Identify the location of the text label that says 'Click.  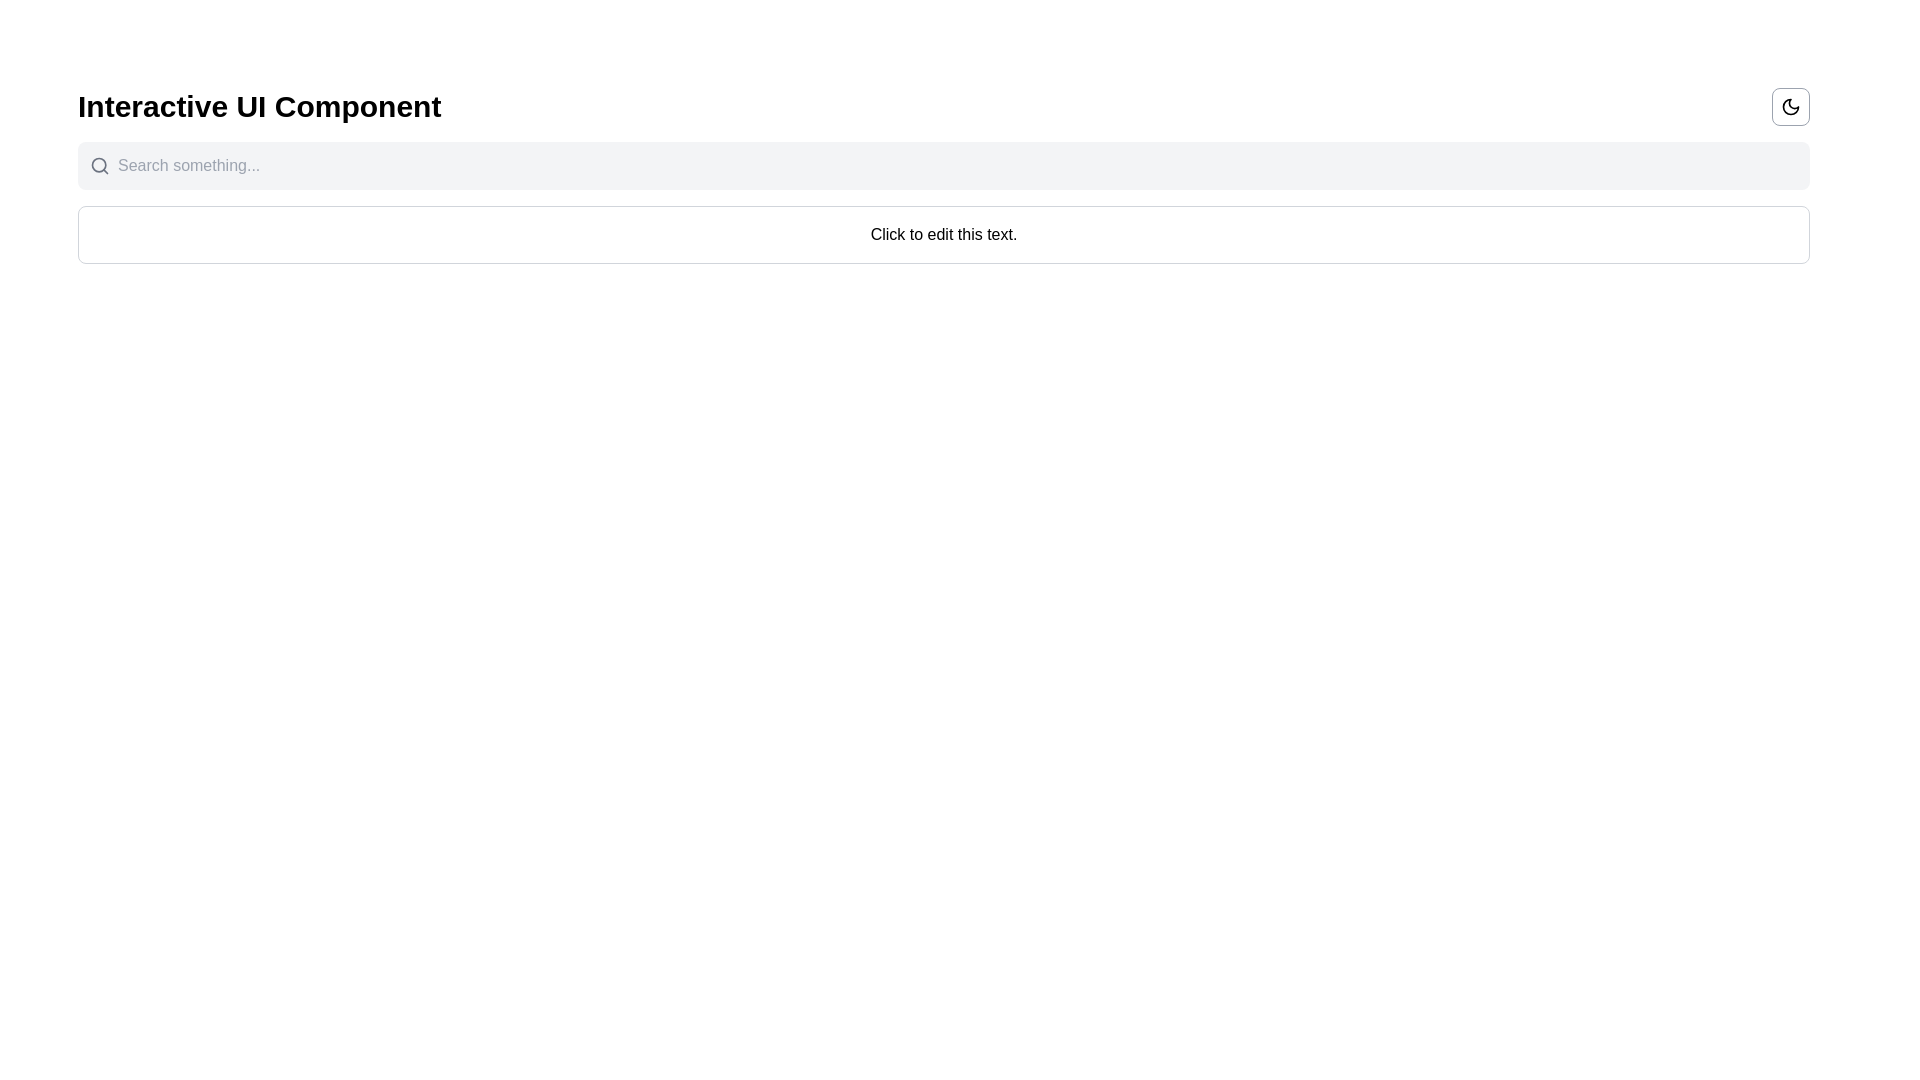
(943, 233).